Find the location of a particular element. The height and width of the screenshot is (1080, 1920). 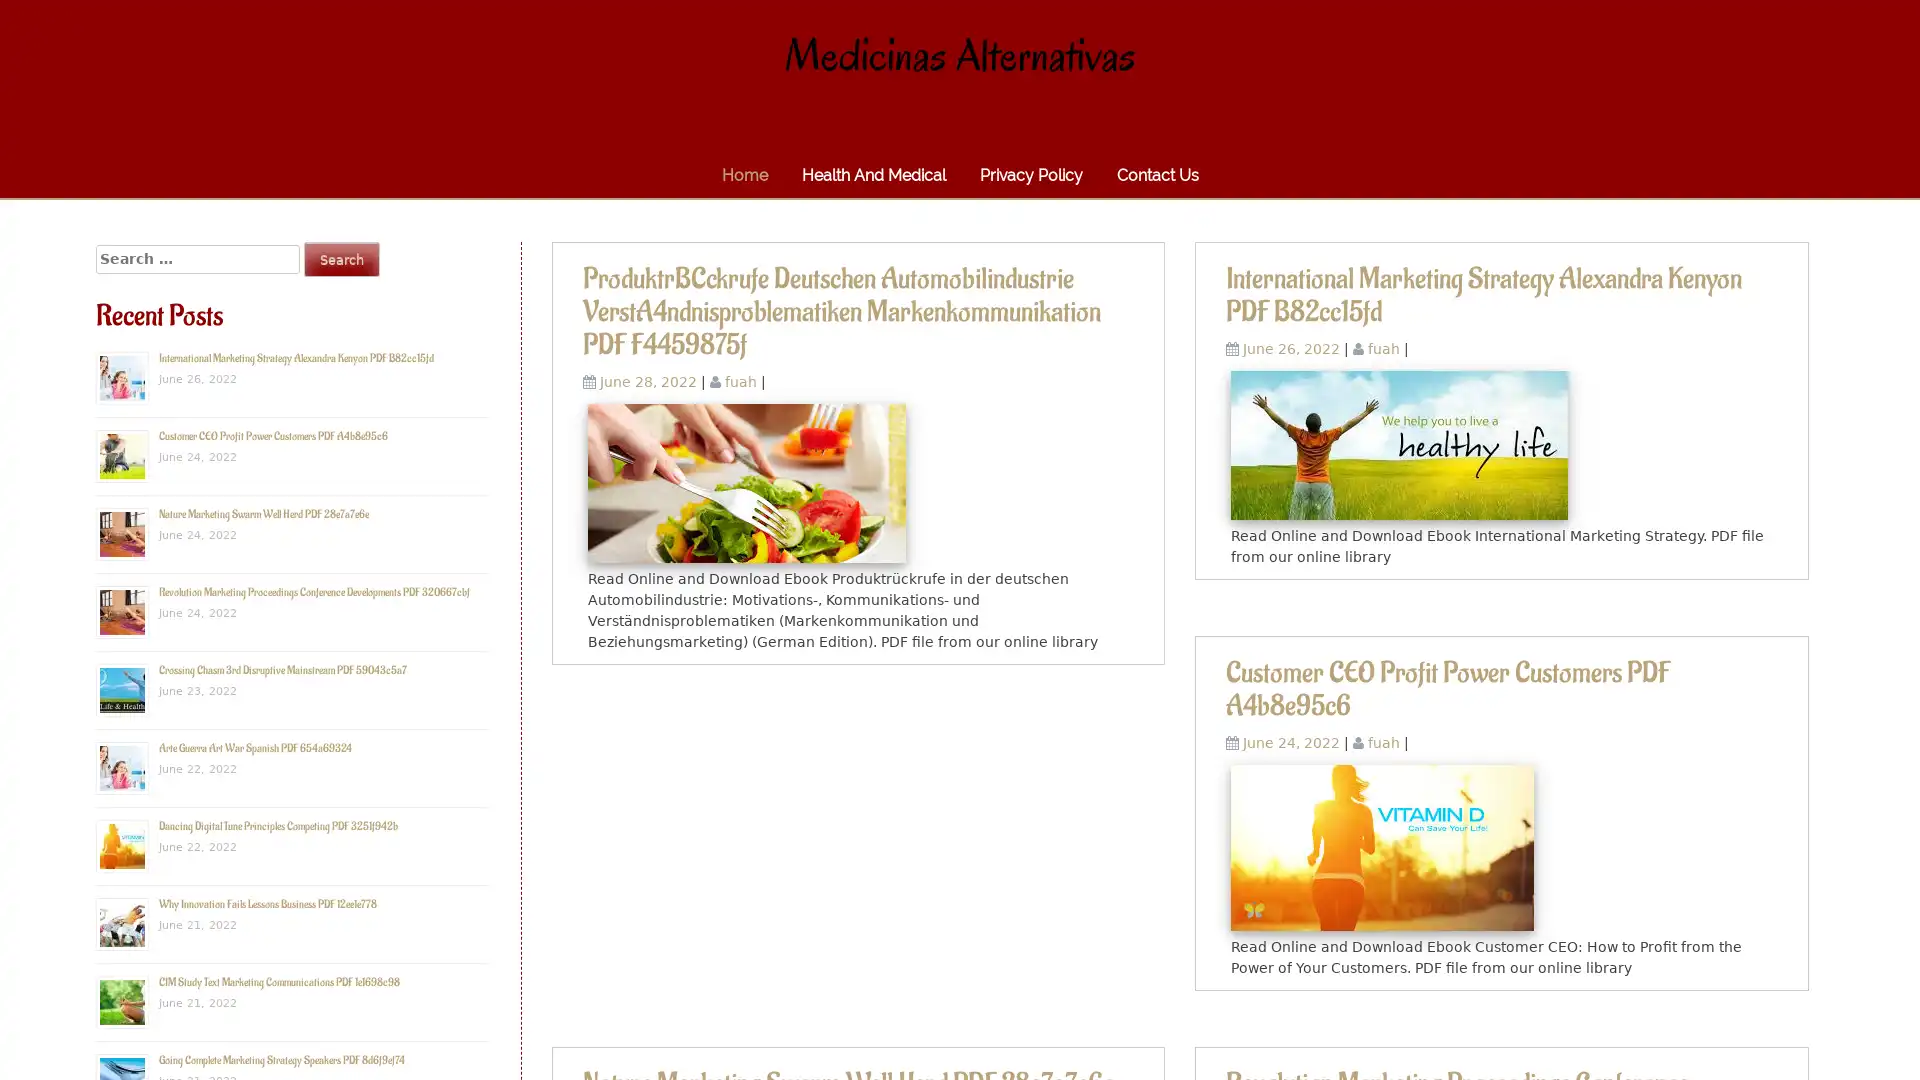

Search is located at coordinates (341, 258).